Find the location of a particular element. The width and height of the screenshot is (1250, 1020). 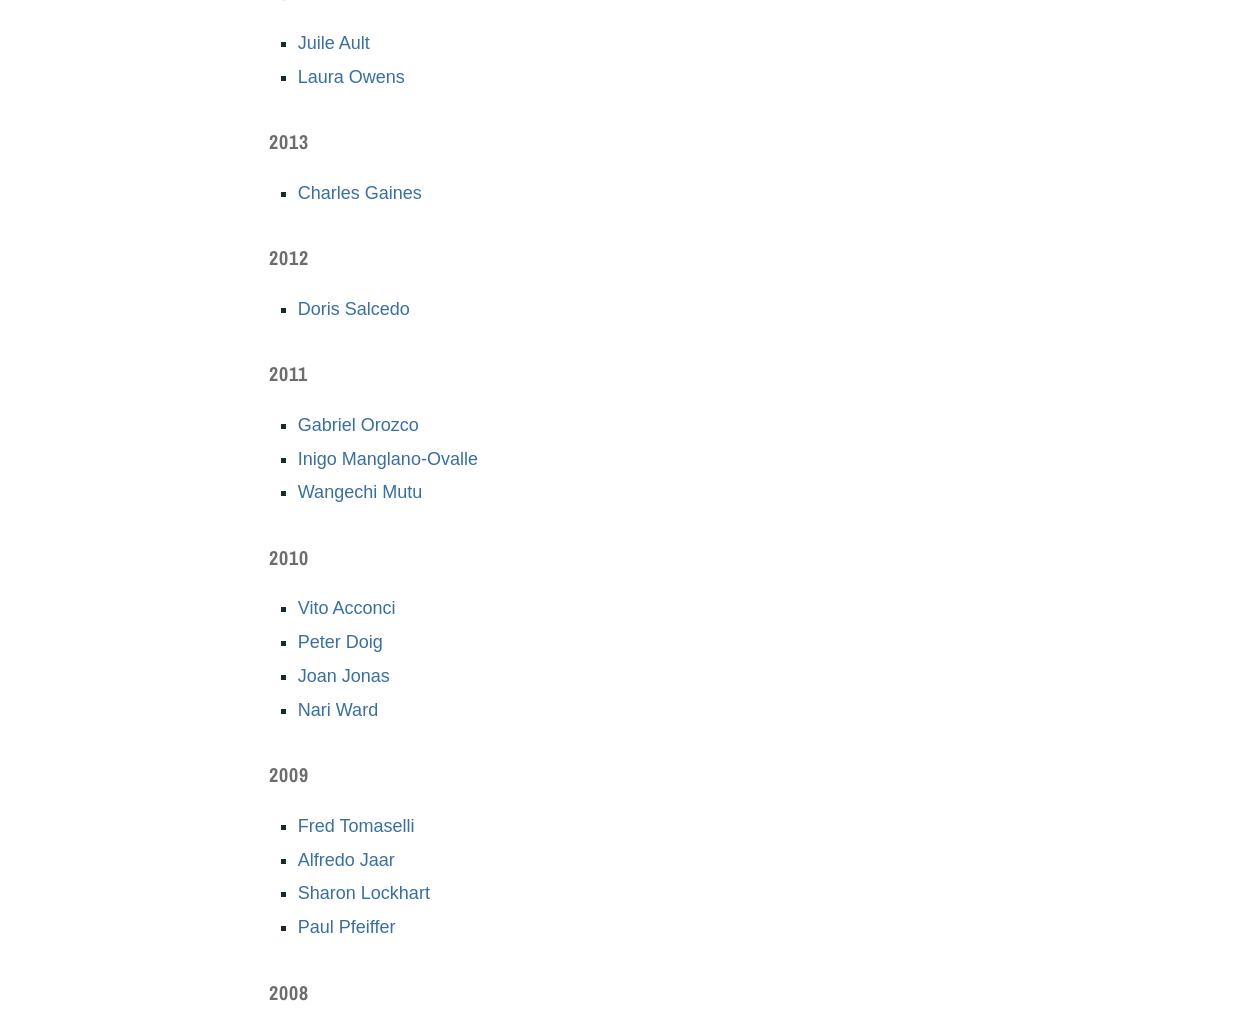

'Fred Tomaselli' is located at coordinates (354, 824).